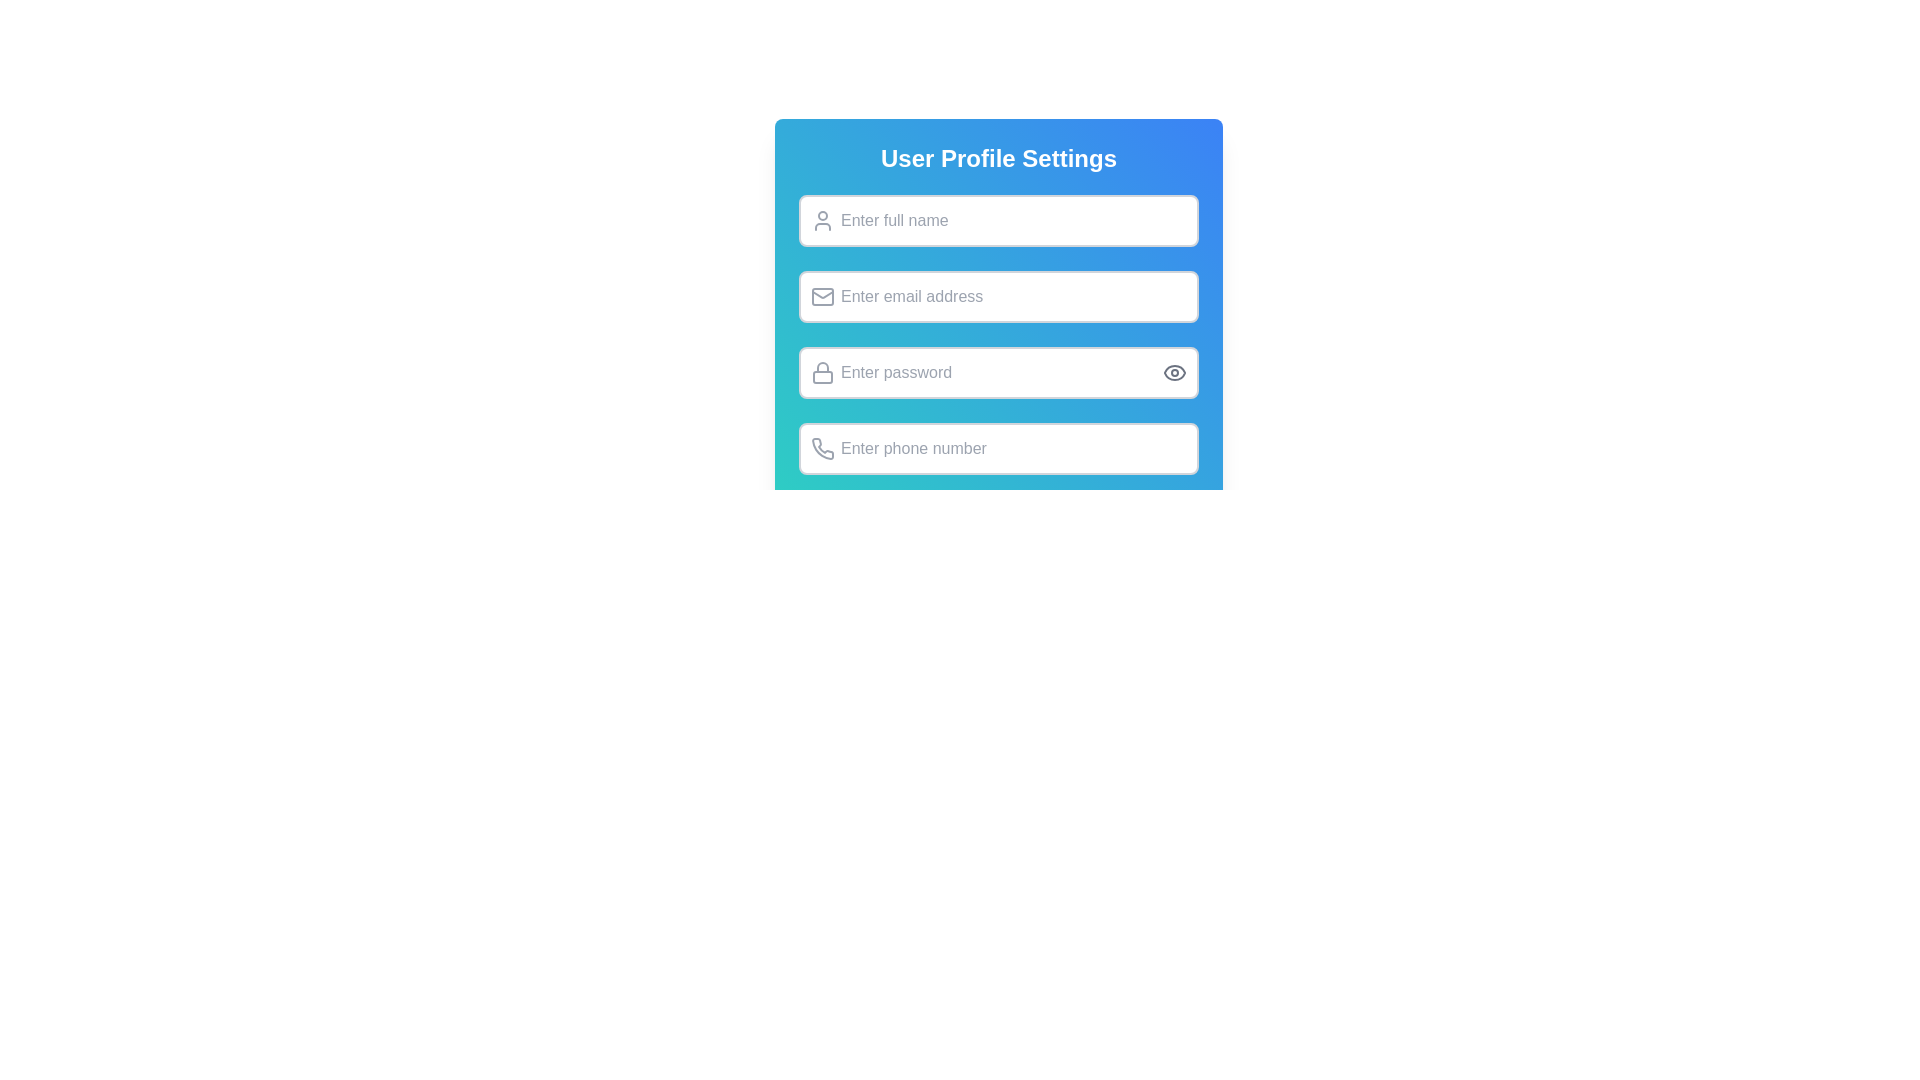 This screenshot has height=1080, width=1920. What do you see at coordinates (998, 157) in the screenshot?
I see `text content of the 'User Profile Settings' header, which is styled in bold white font on a gradient blue background at the top of the interface` at bounding box center [998, 157].